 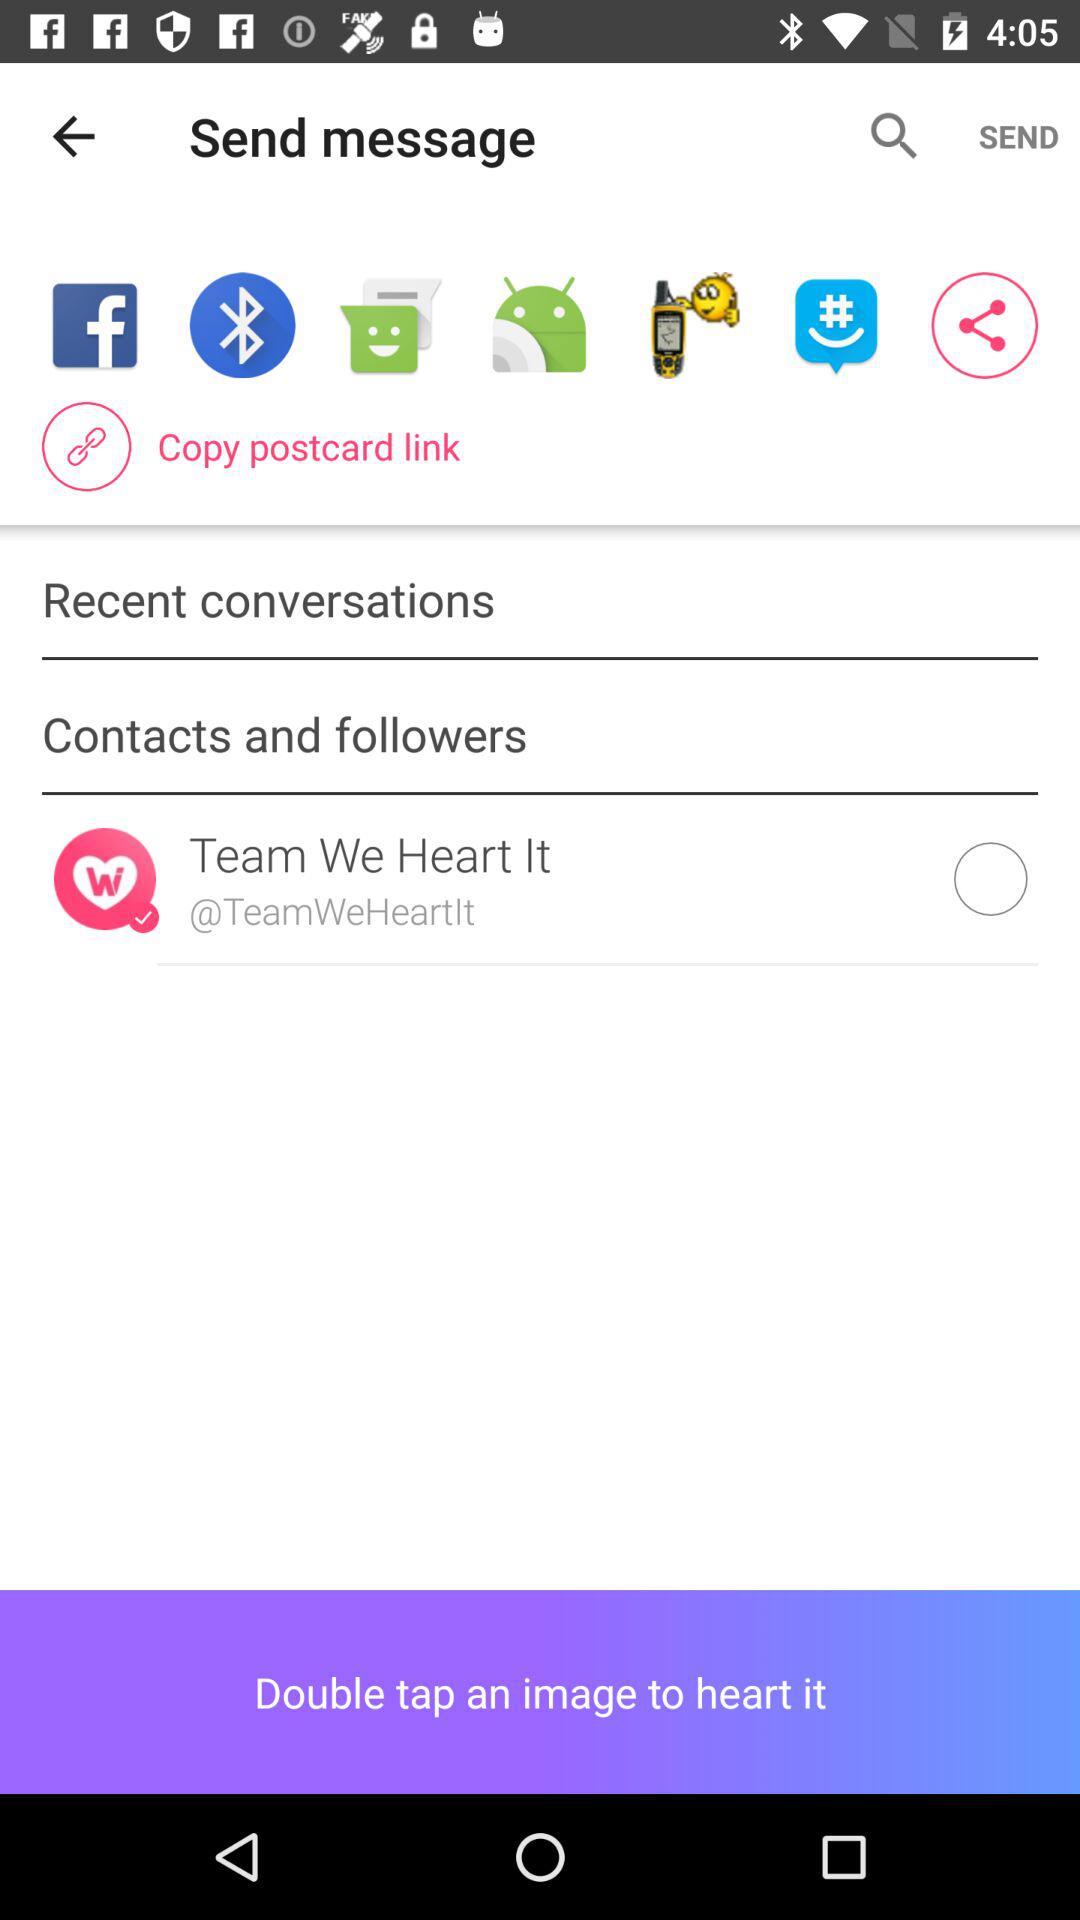 What do you see at coordinates (94, 325) in the screenshot?
I see `share to facebook` at bounding box center [94, 325].